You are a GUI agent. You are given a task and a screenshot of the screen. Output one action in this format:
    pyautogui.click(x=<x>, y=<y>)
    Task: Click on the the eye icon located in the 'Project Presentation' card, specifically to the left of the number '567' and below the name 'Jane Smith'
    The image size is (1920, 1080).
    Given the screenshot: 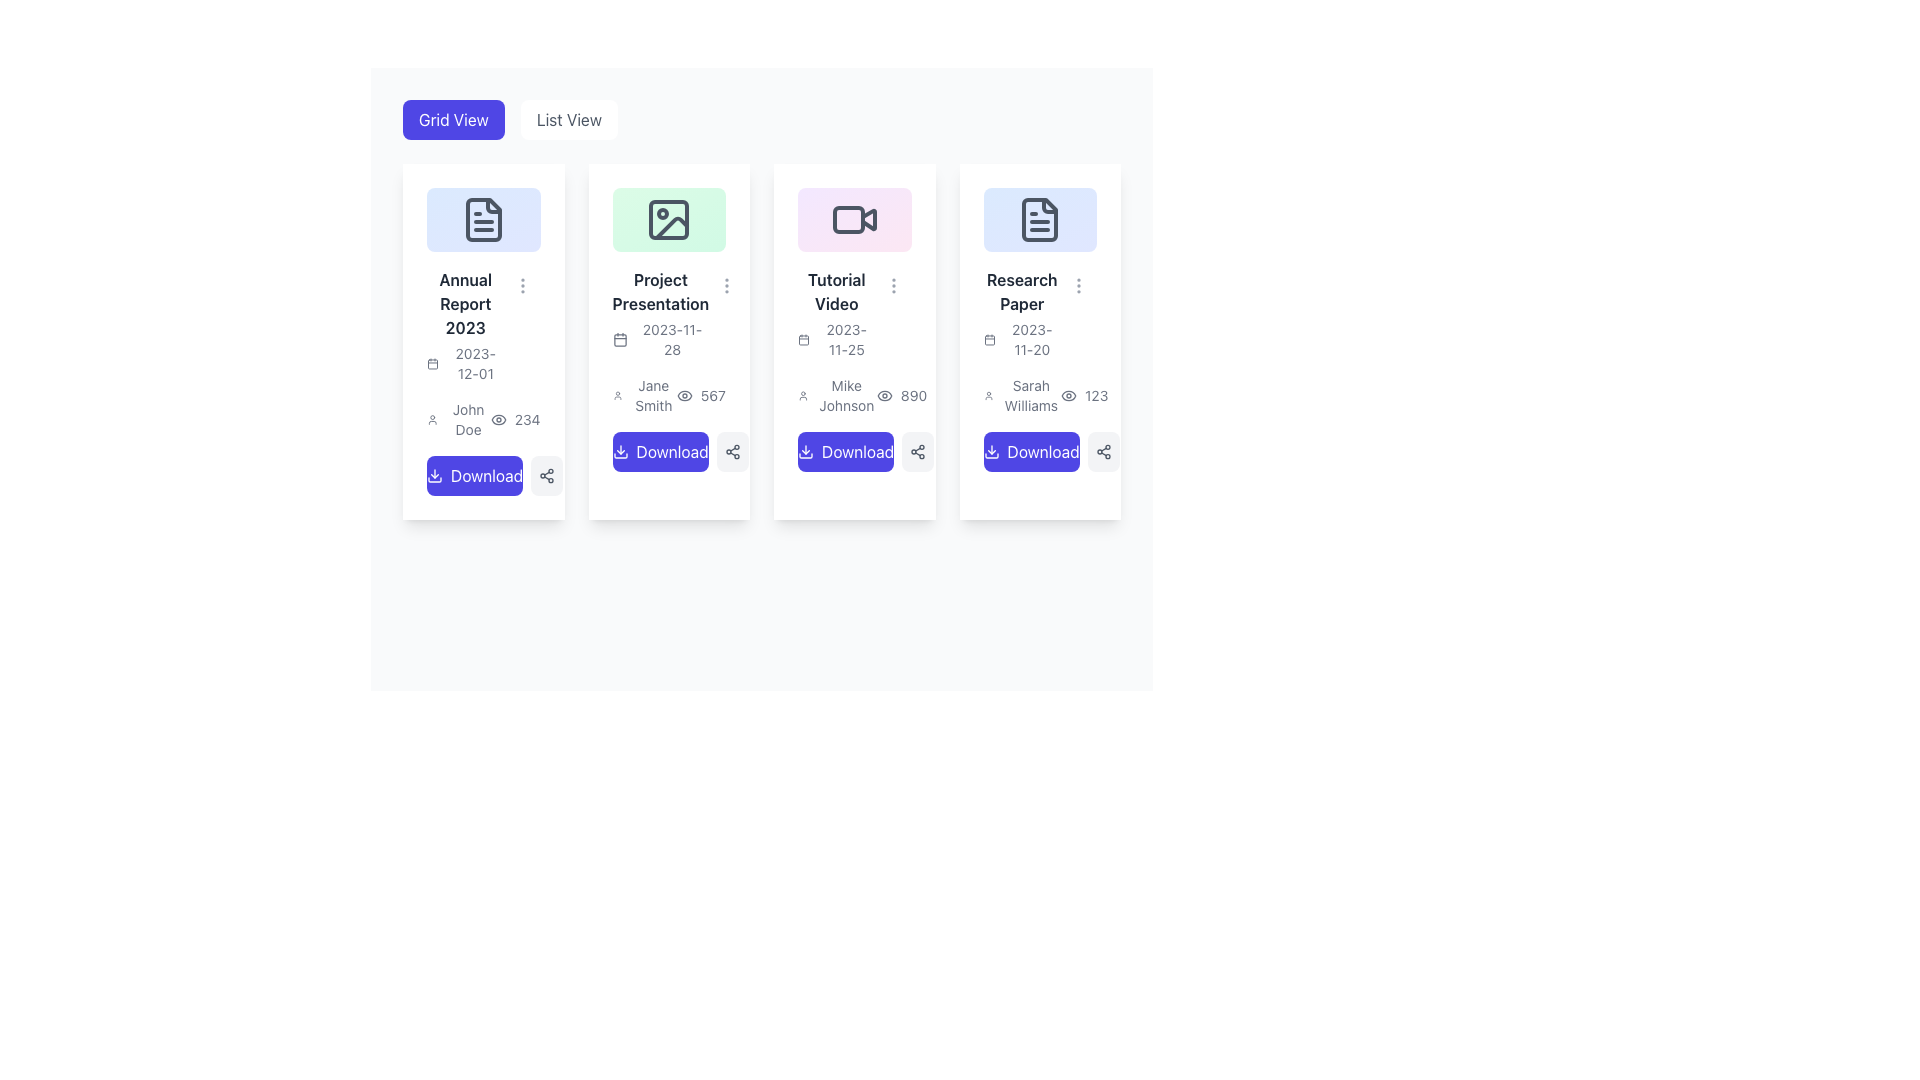 What is the action you would take?
    pyautogui.click(x=684, y=395)
    